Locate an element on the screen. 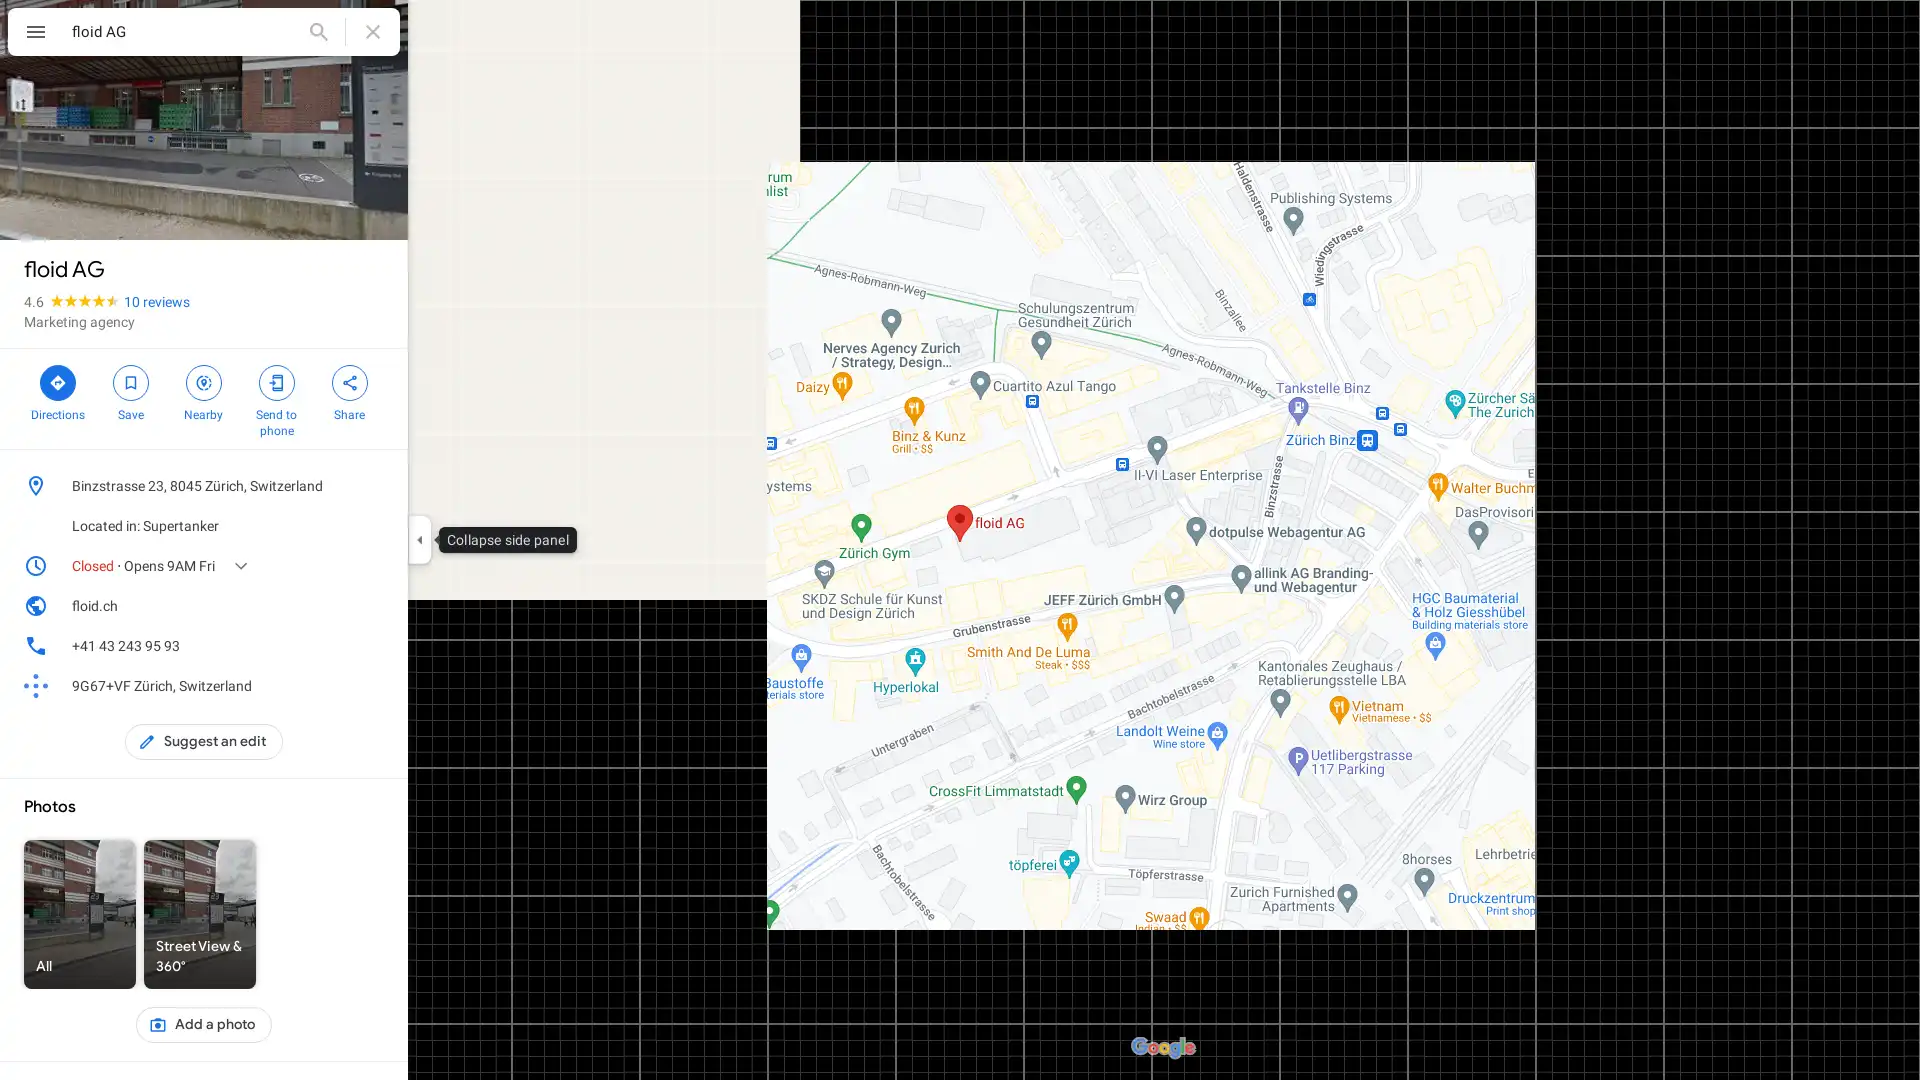 The image size is (1920, 1080). 10 reviews is located at coordinates (156, 301).